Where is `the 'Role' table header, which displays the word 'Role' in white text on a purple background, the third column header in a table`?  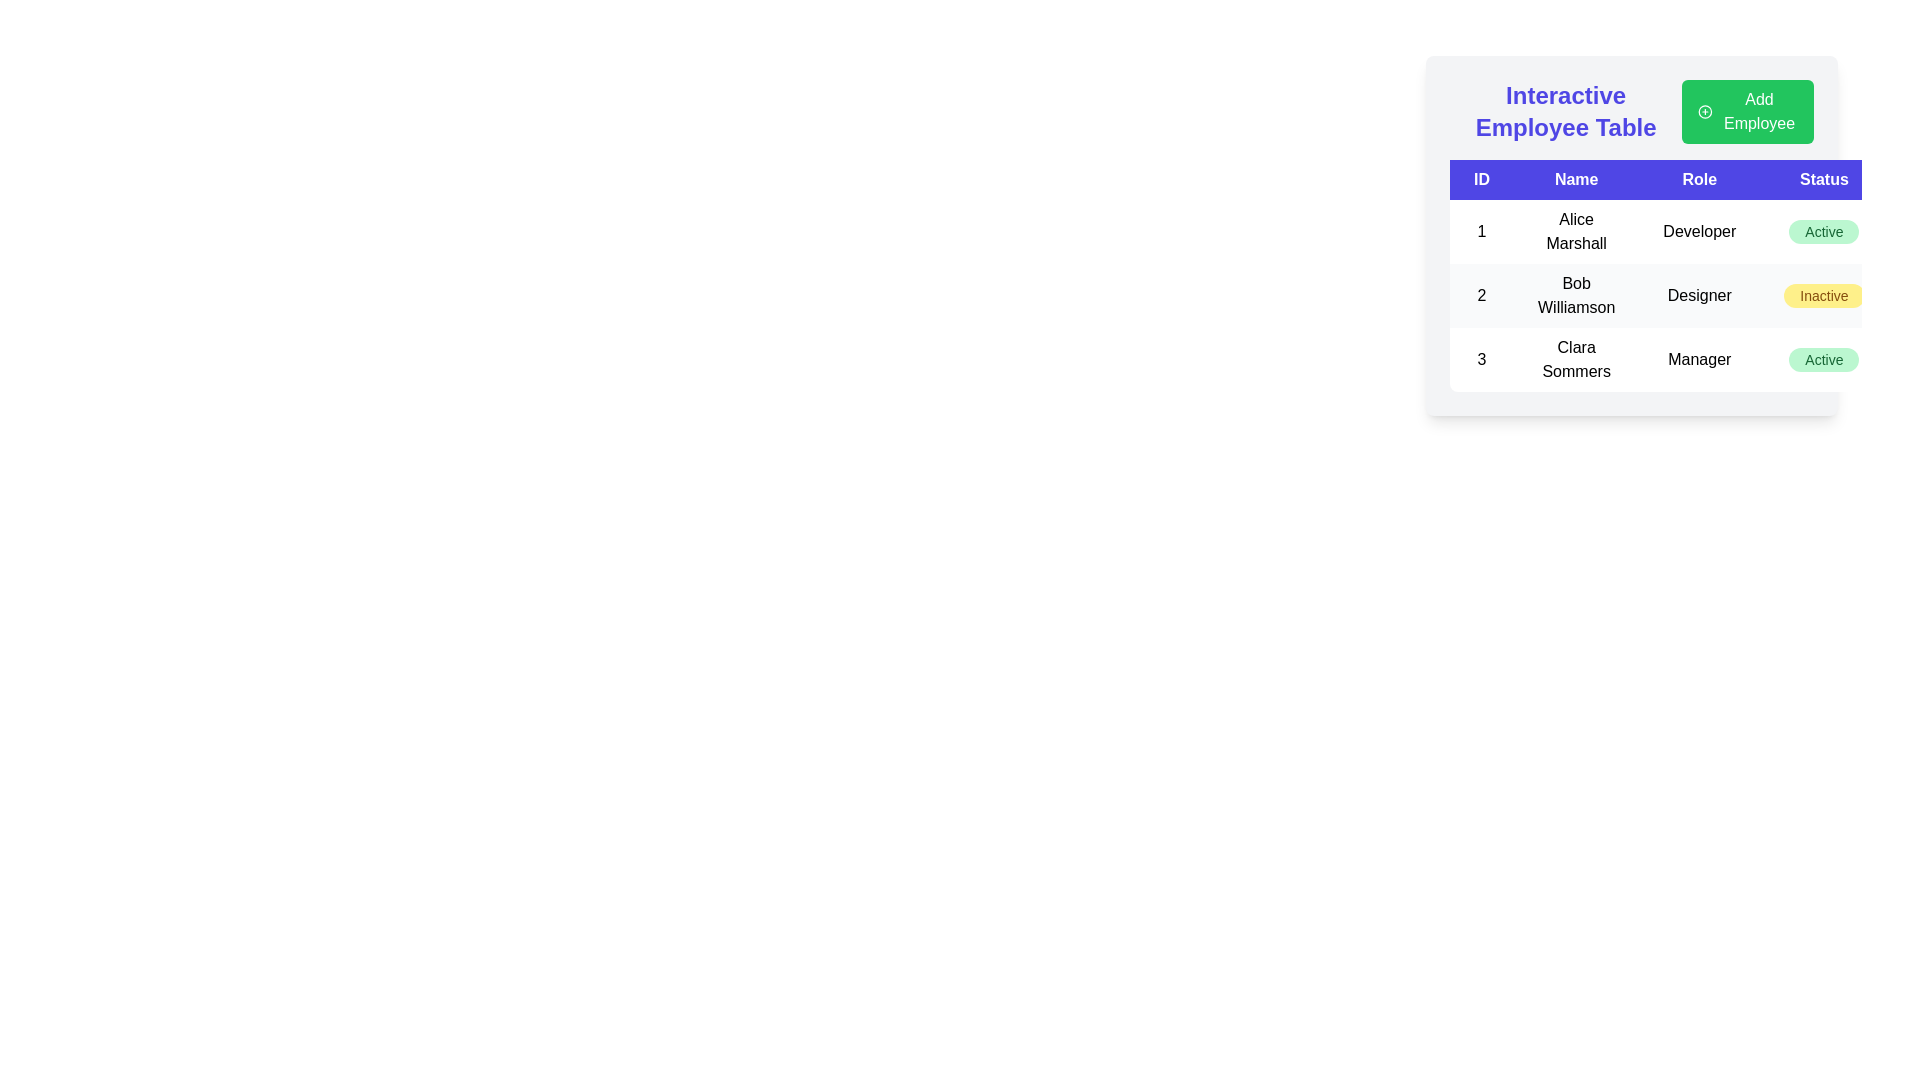 the 'Role' table header, which displays the word 'Role' in white text on a purple background, the third column header in a table is located at coordinates (1698, 180).